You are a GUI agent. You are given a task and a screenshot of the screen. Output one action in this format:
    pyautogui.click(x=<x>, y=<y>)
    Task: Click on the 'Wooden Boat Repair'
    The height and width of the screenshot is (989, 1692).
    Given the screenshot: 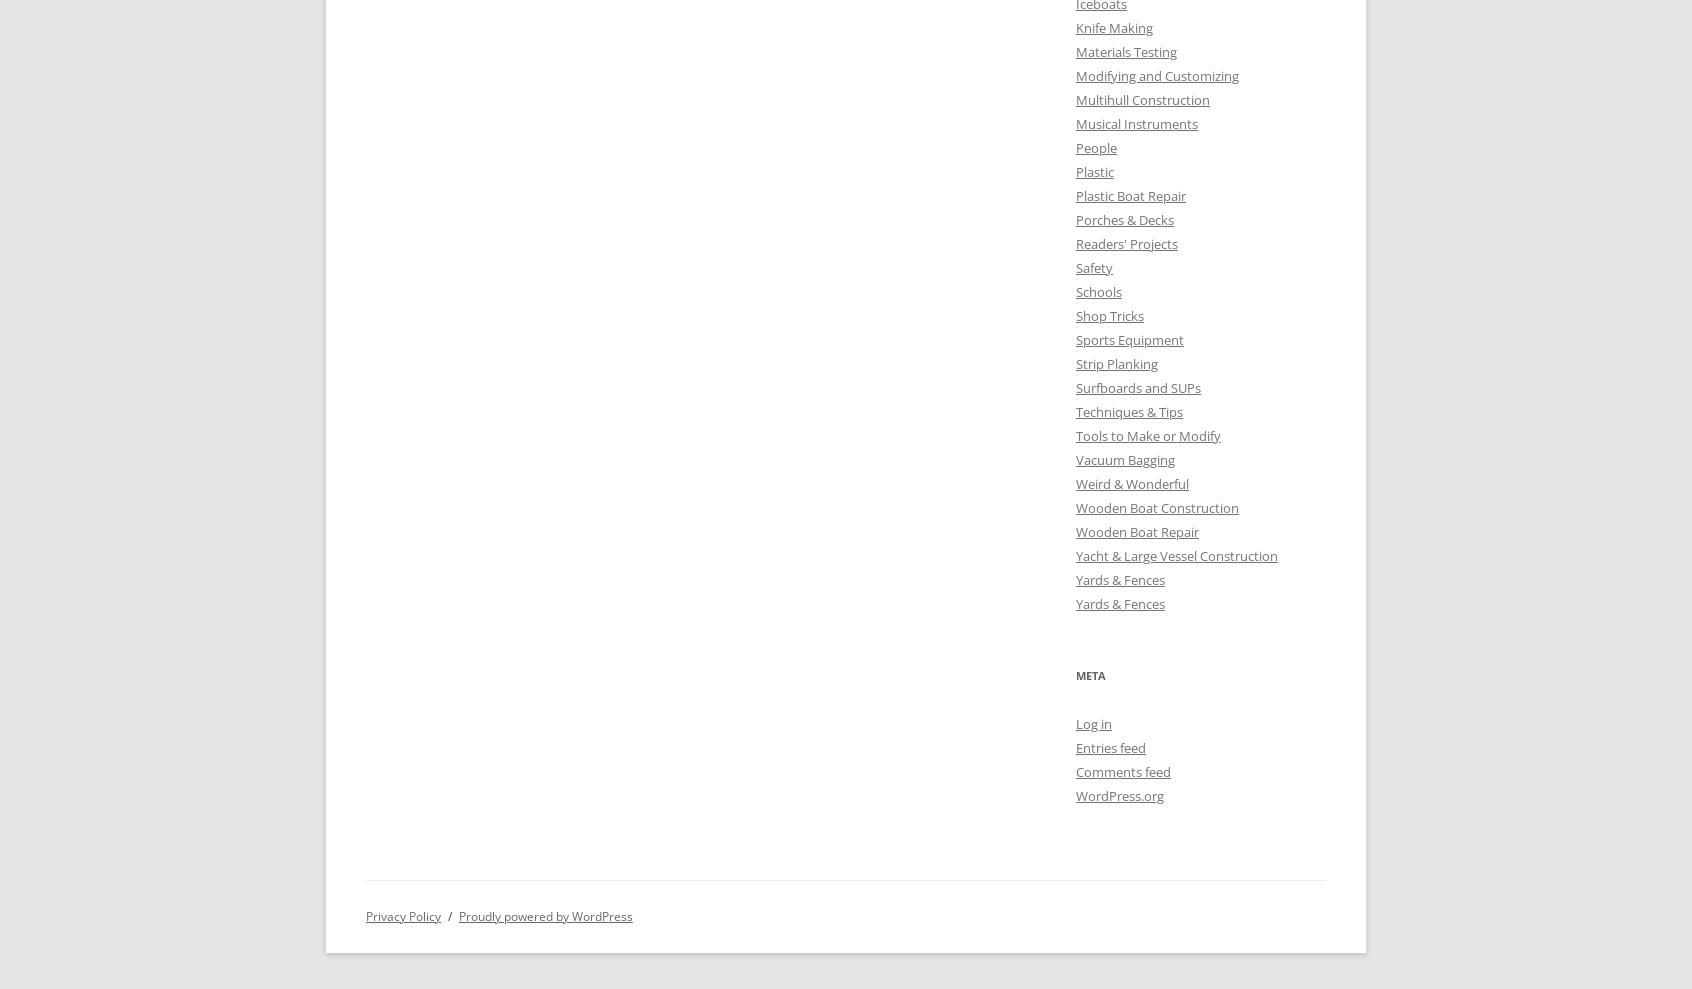 What is the action you would take?
    pyautogui.click(x=1075, y=530)
    